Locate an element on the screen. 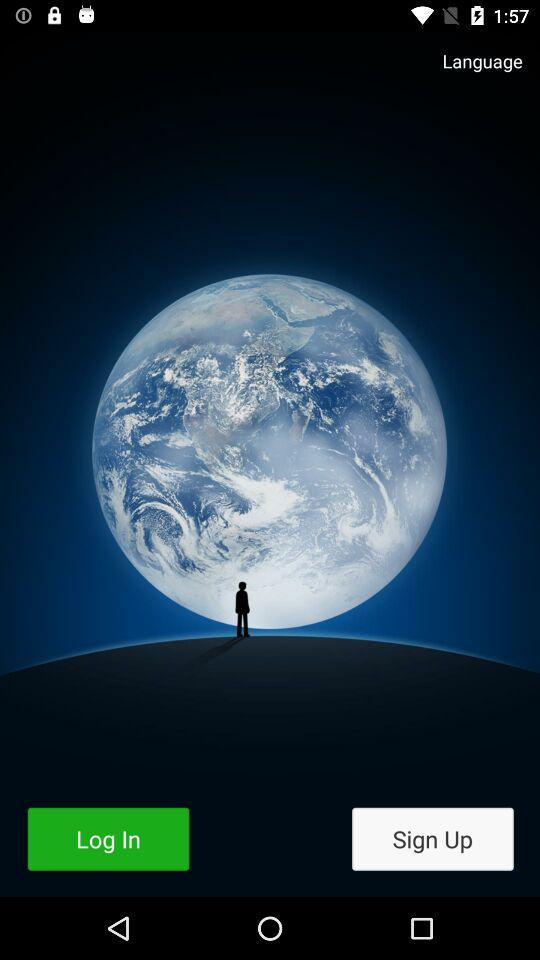  the language icon is located at coordinates (472, 71).